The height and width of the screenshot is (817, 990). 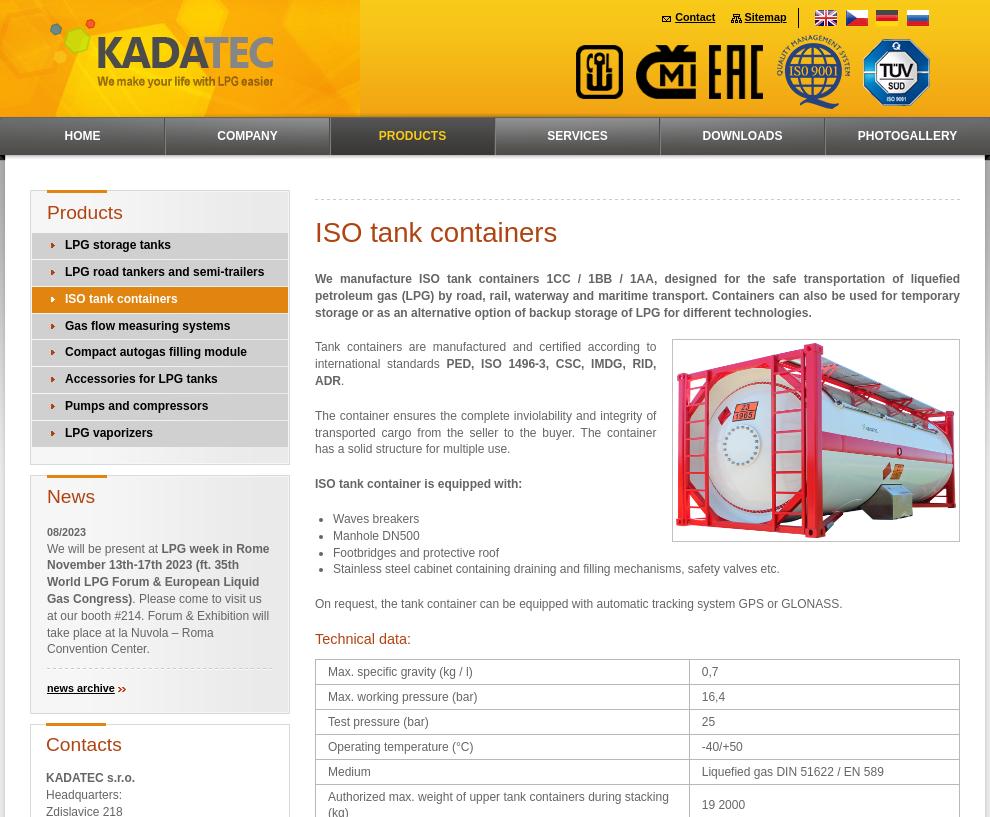 What do you see at coordinates (103, 546) in the screenshot?
I see `'We will be present at'` at bounding box center [103, 546].